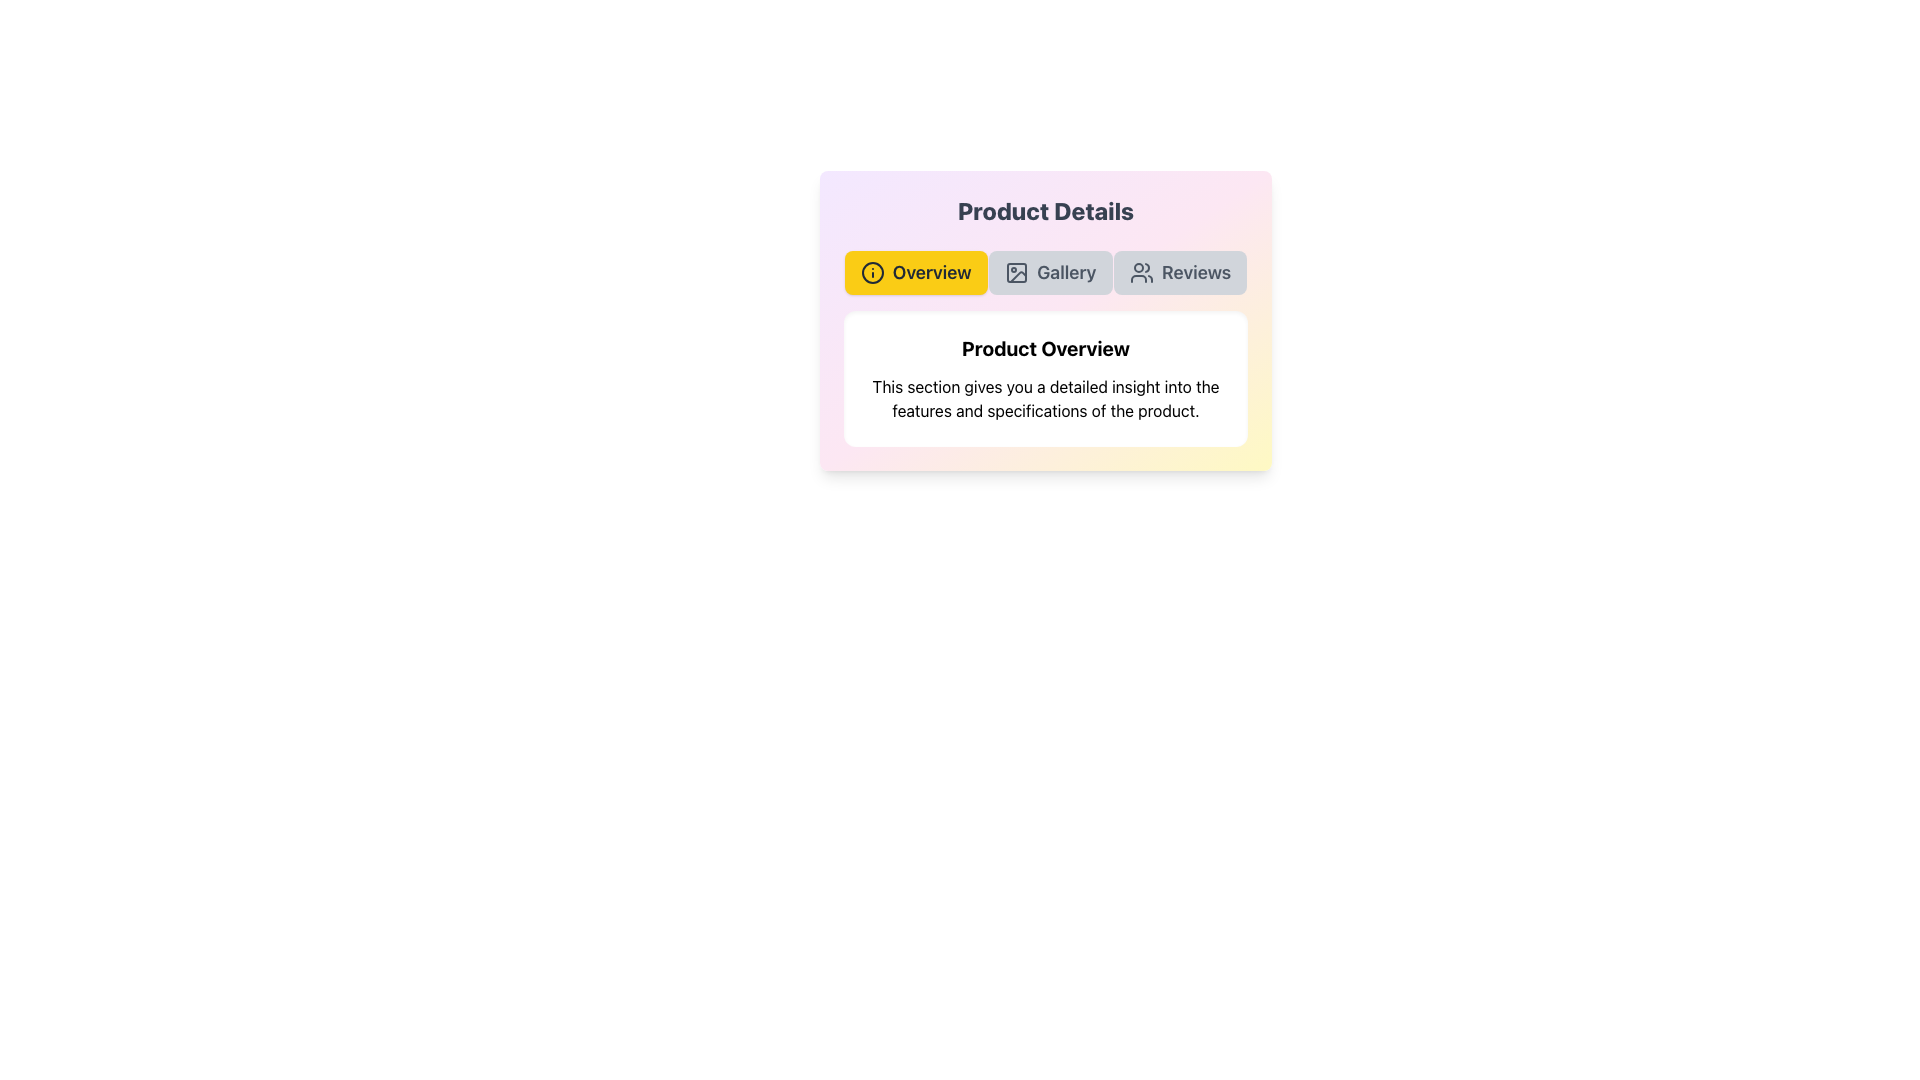 This screenshot has width=1920, height=1080. I want to click on the gallery icon, which is a monochrome image depiction with a square frame and a circle, located adjacent to the 'Gallery' text in the menu bar under 'Product Details', so click(1017, 273).